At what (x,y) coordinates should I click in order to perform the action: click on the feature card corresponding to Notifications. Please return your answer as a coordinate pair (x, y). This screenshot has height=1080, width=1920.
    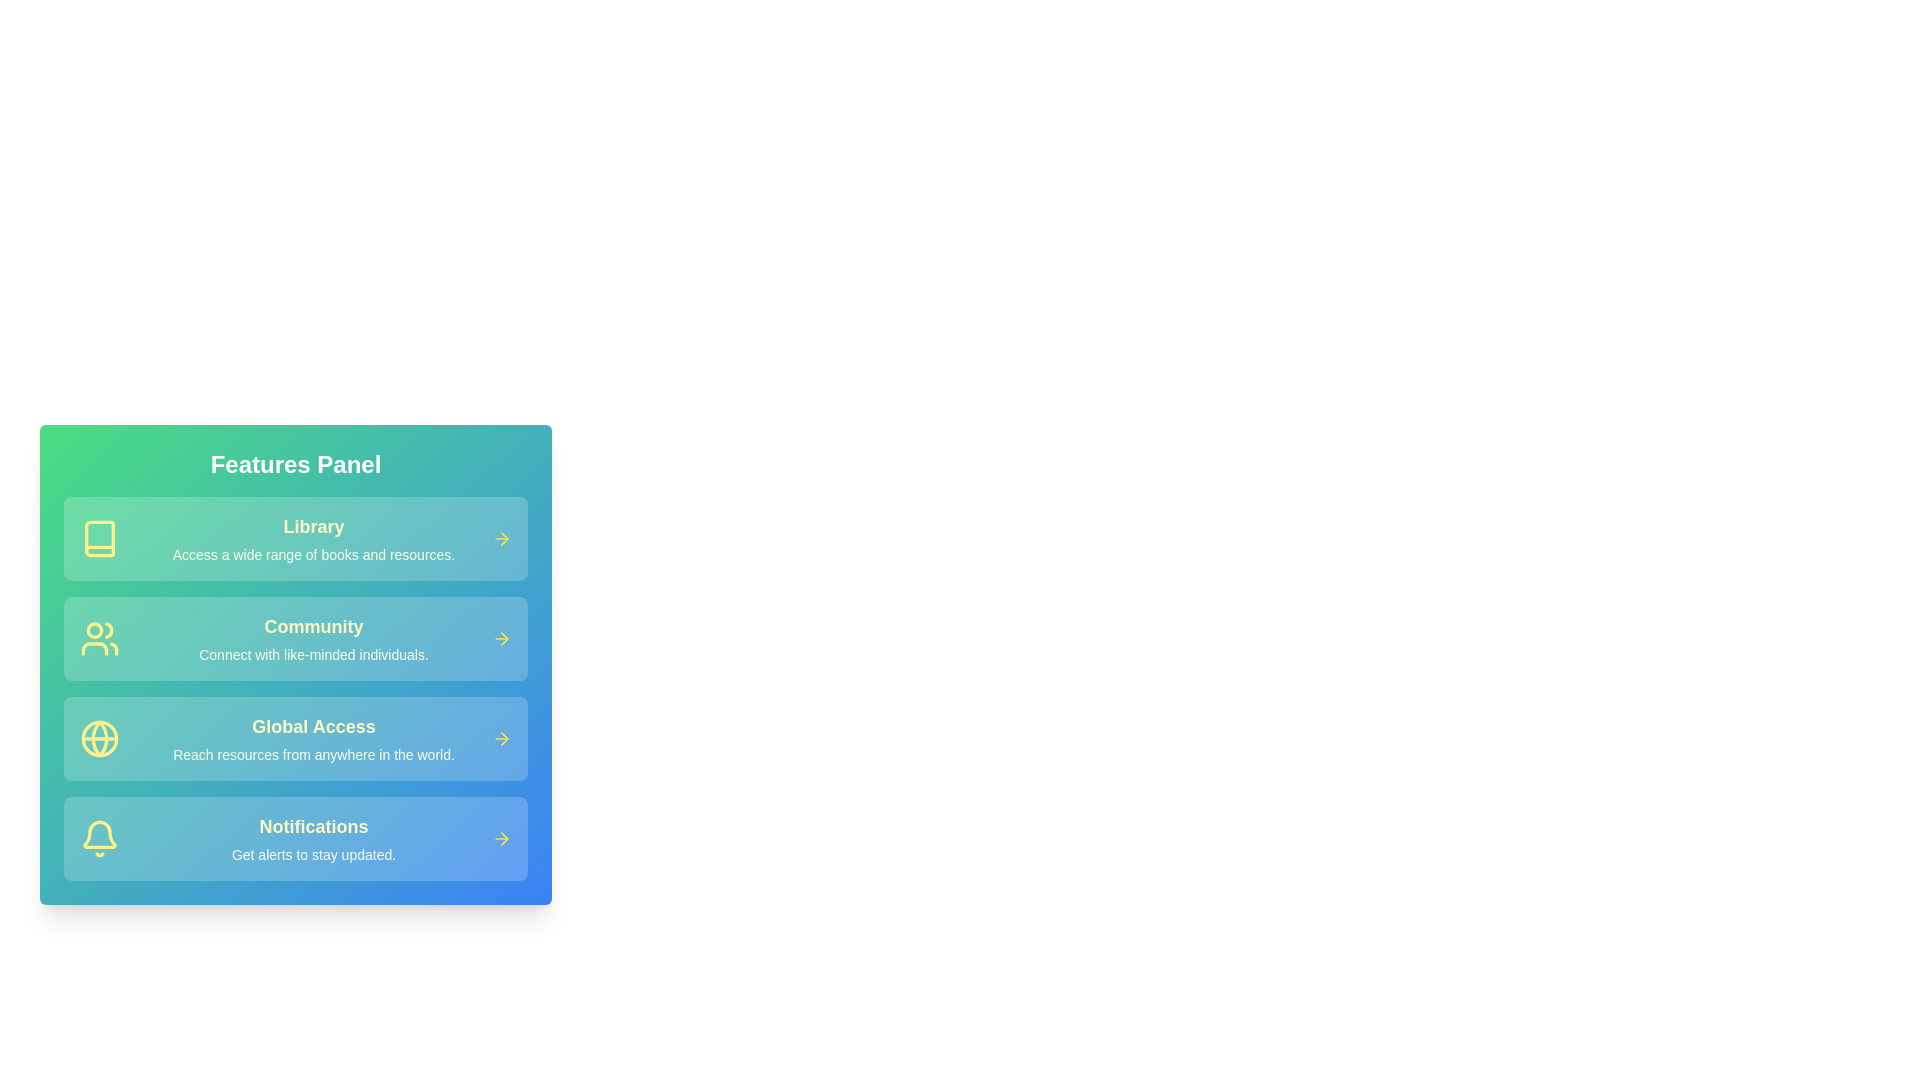
    Looking at the image, I should click on (295, 839).